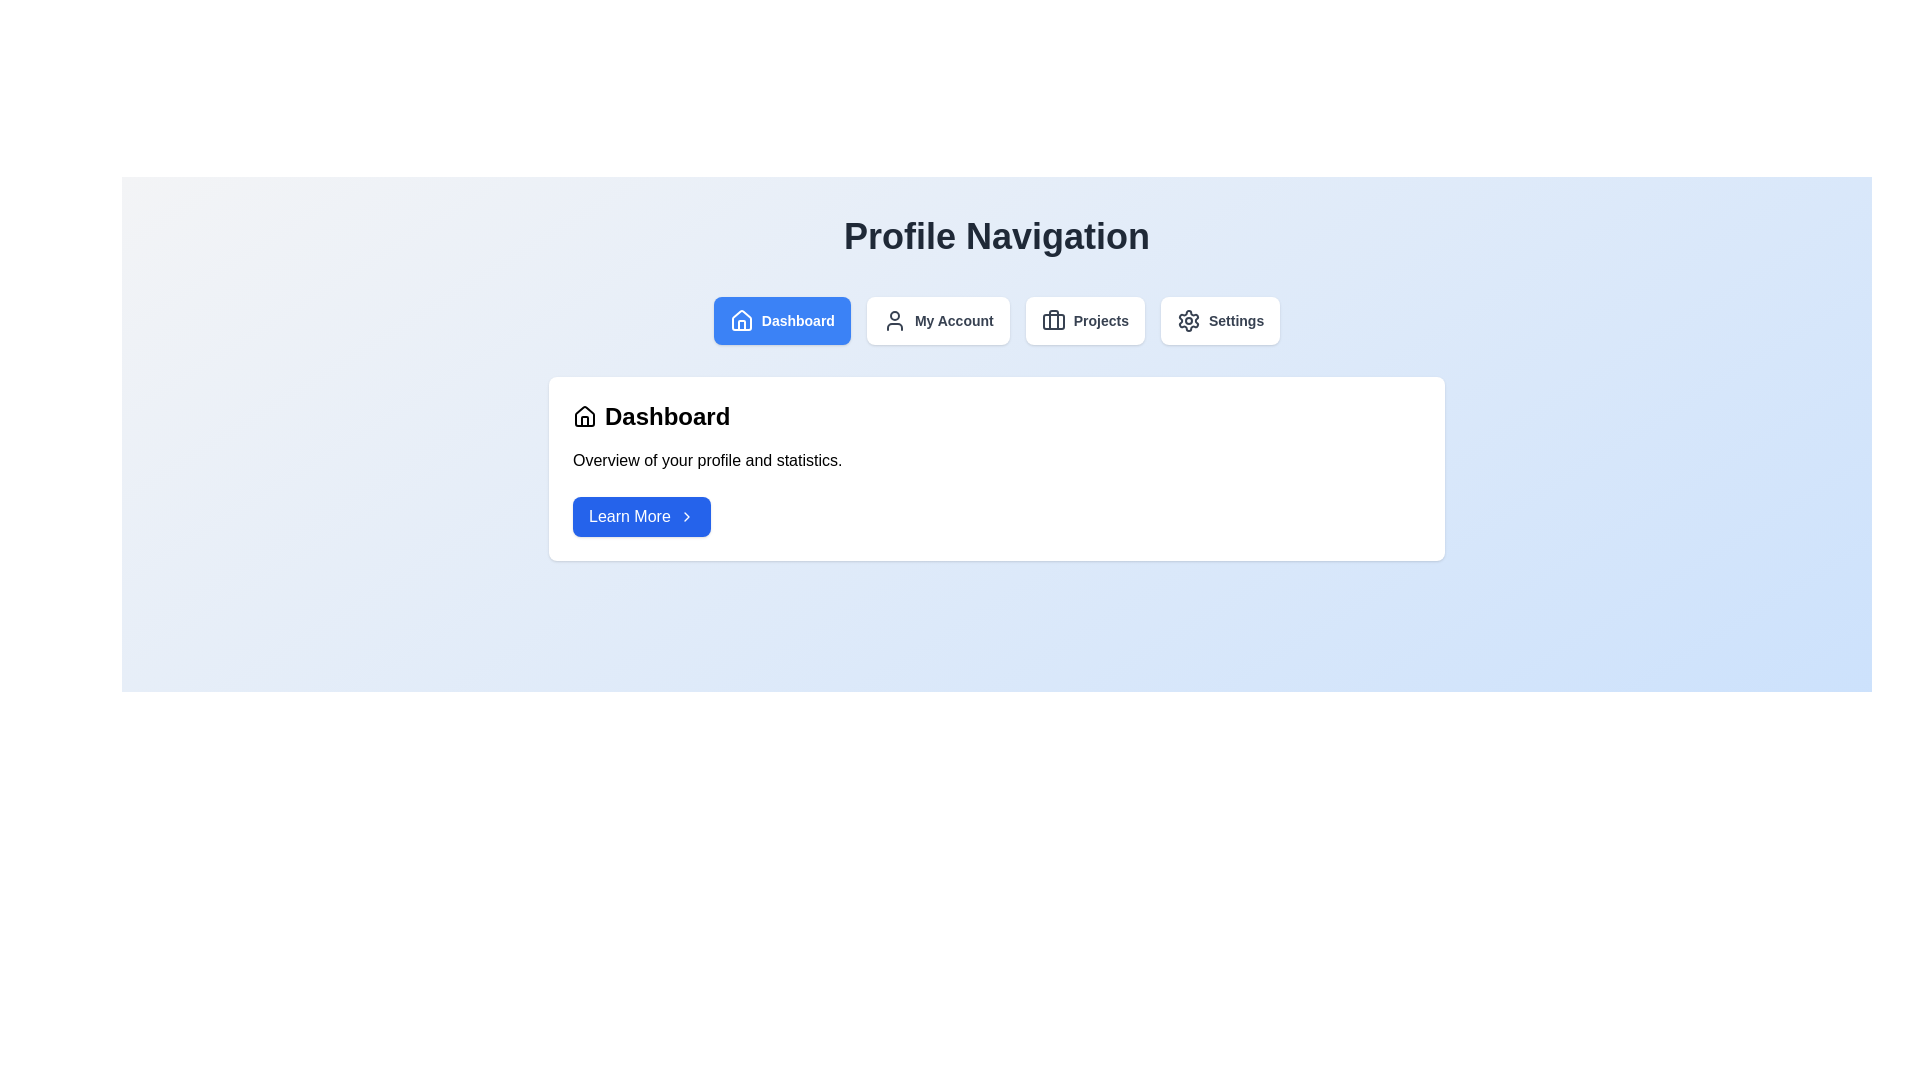  Describe the element at coordinates (893, 319) in the screenshot. I see `the user icon located in the center-left part of the 'My Account' button in the navigation bar` at that location.